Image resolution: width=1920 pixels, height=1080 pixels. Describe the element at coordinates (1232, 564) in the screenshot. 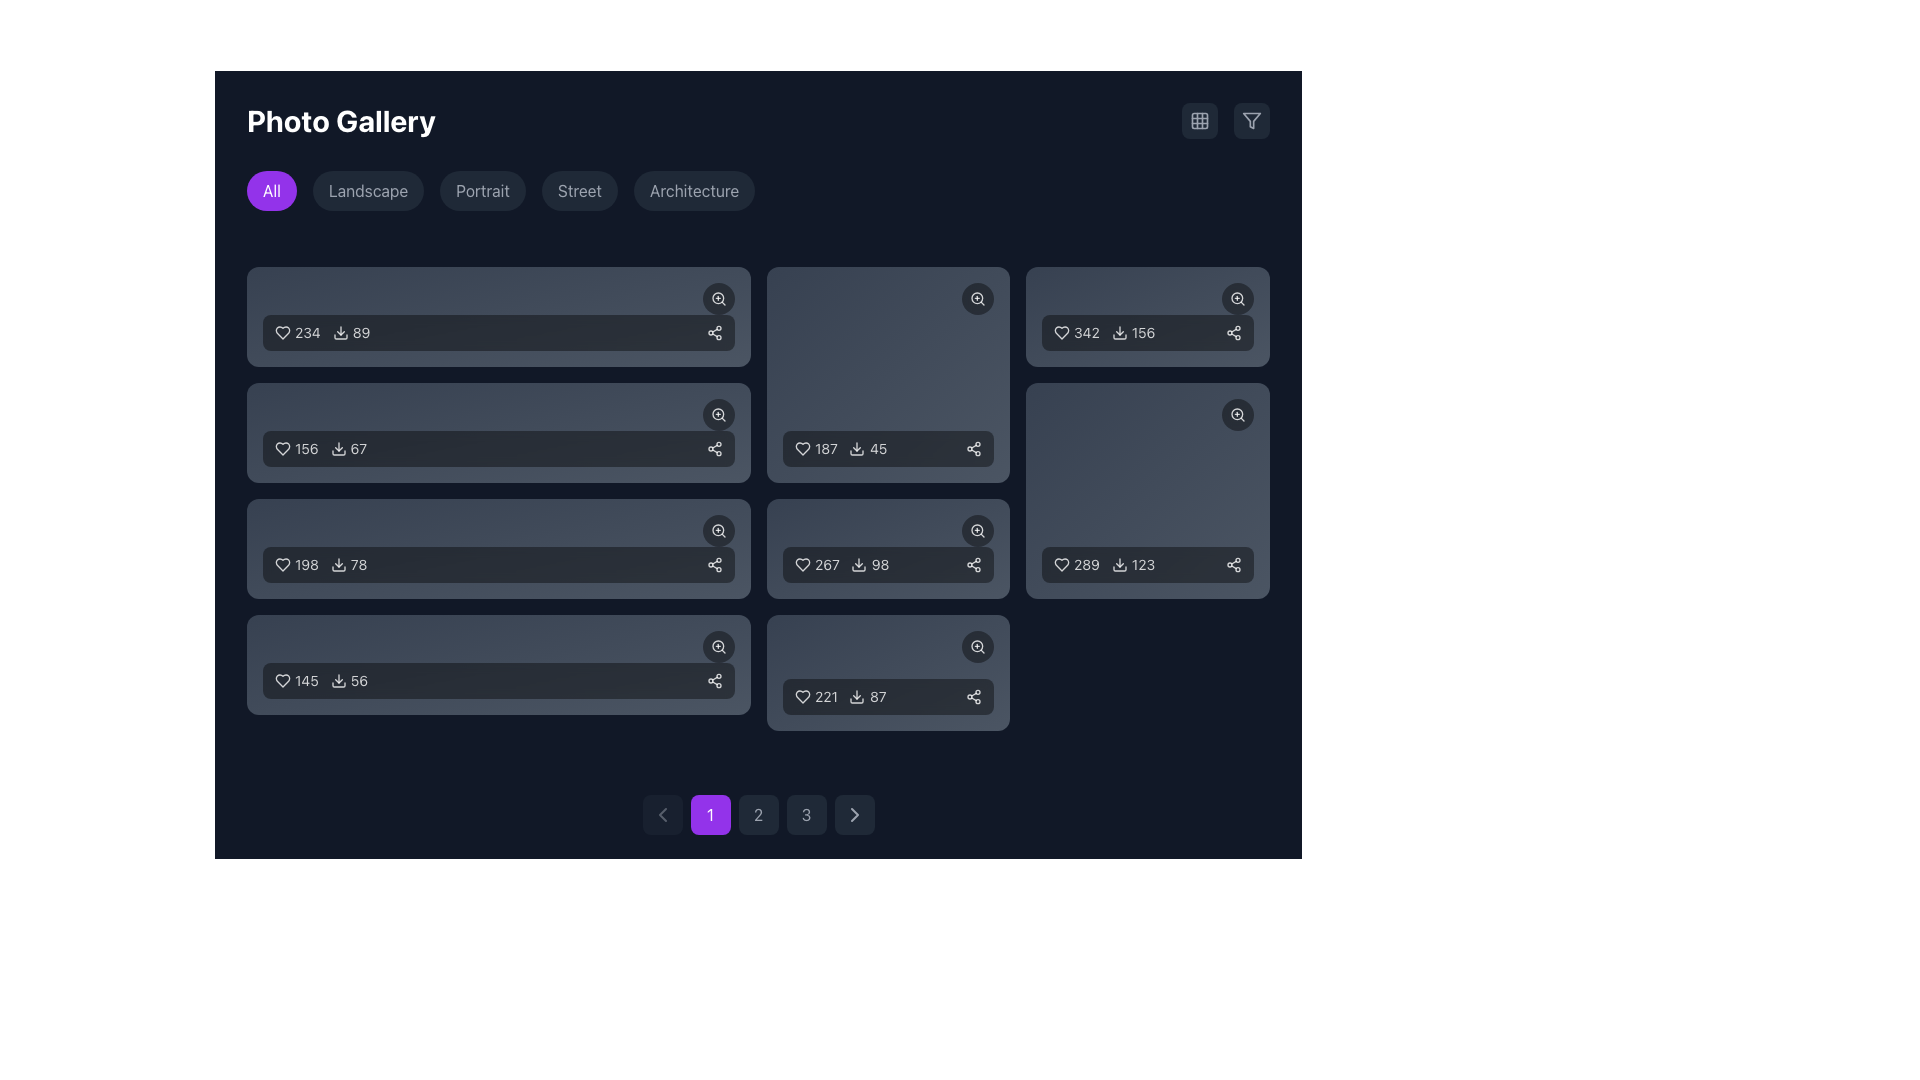

I see `the icon button resembling three connected circles in a triangular arrangement to observe the color change from gray to white` at that location.